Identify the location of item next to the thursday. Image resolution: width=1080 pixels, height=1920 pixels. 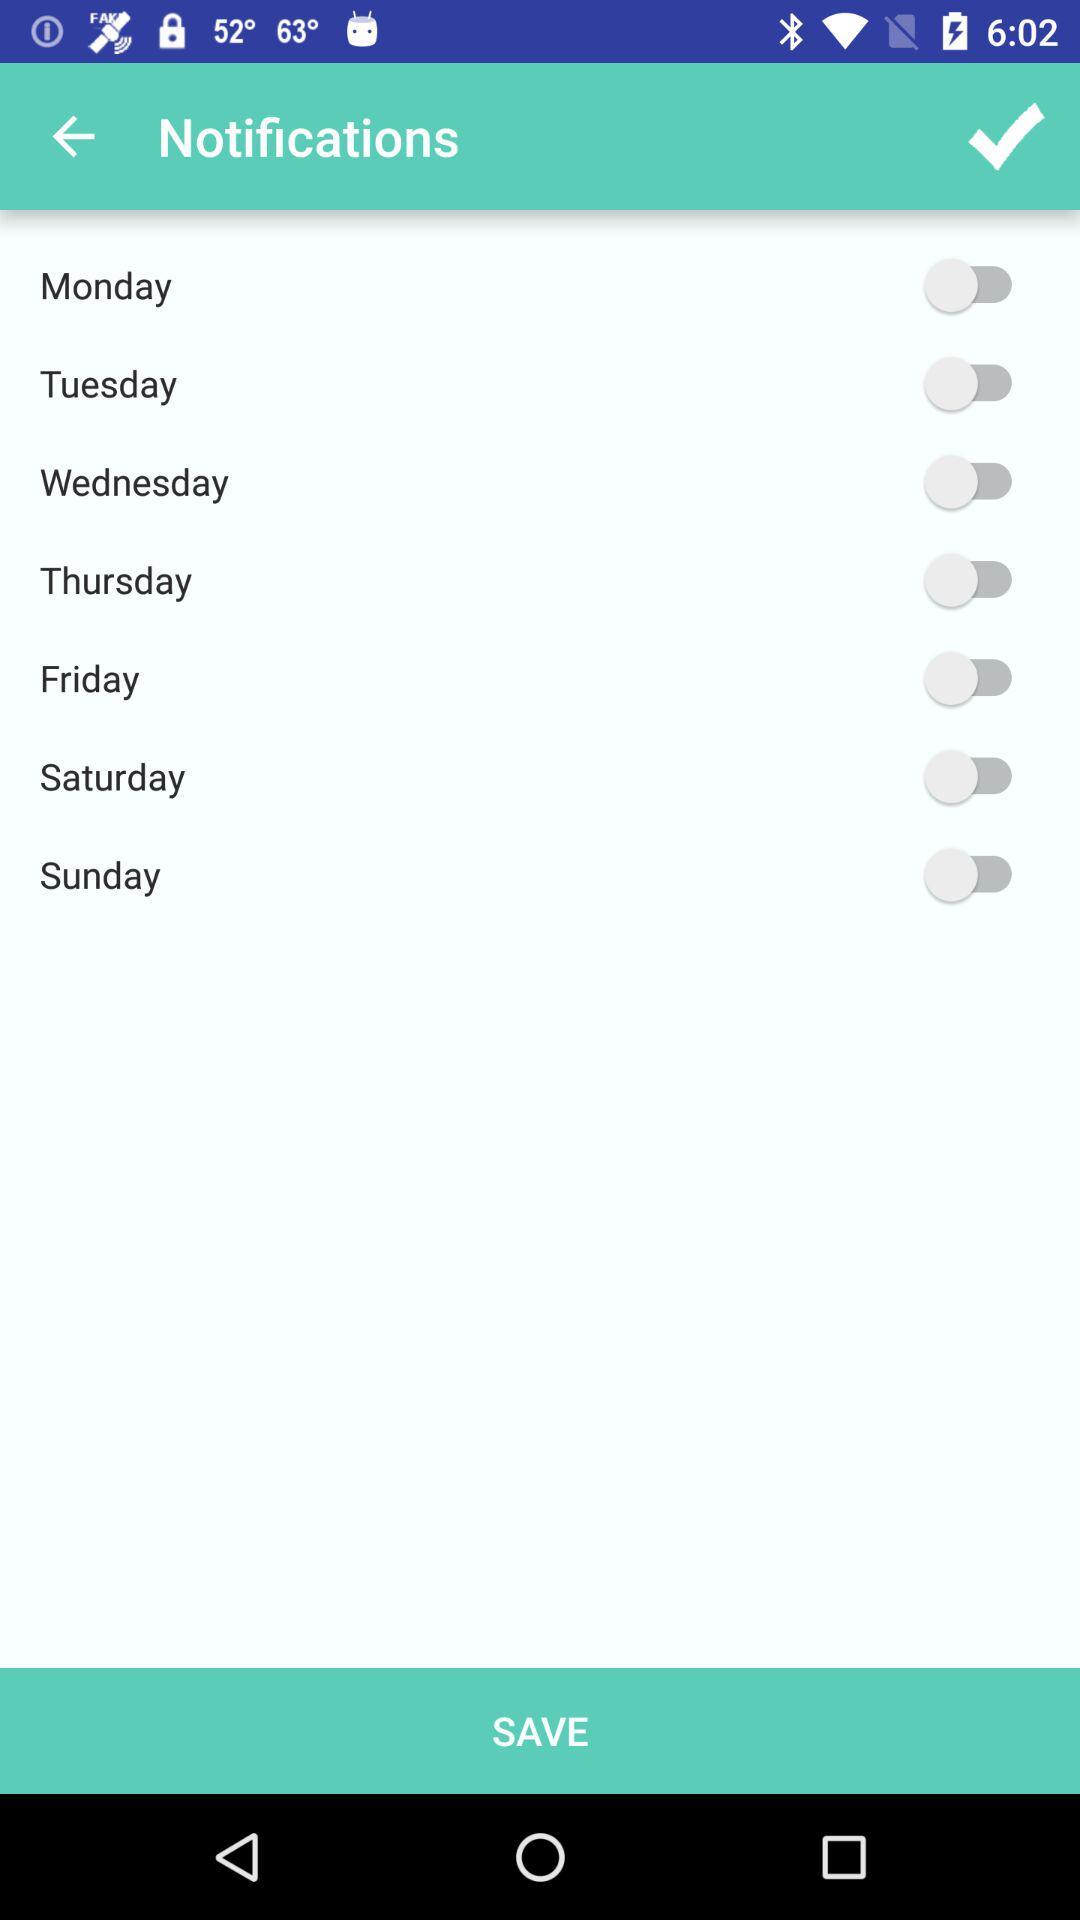
(872, 579).